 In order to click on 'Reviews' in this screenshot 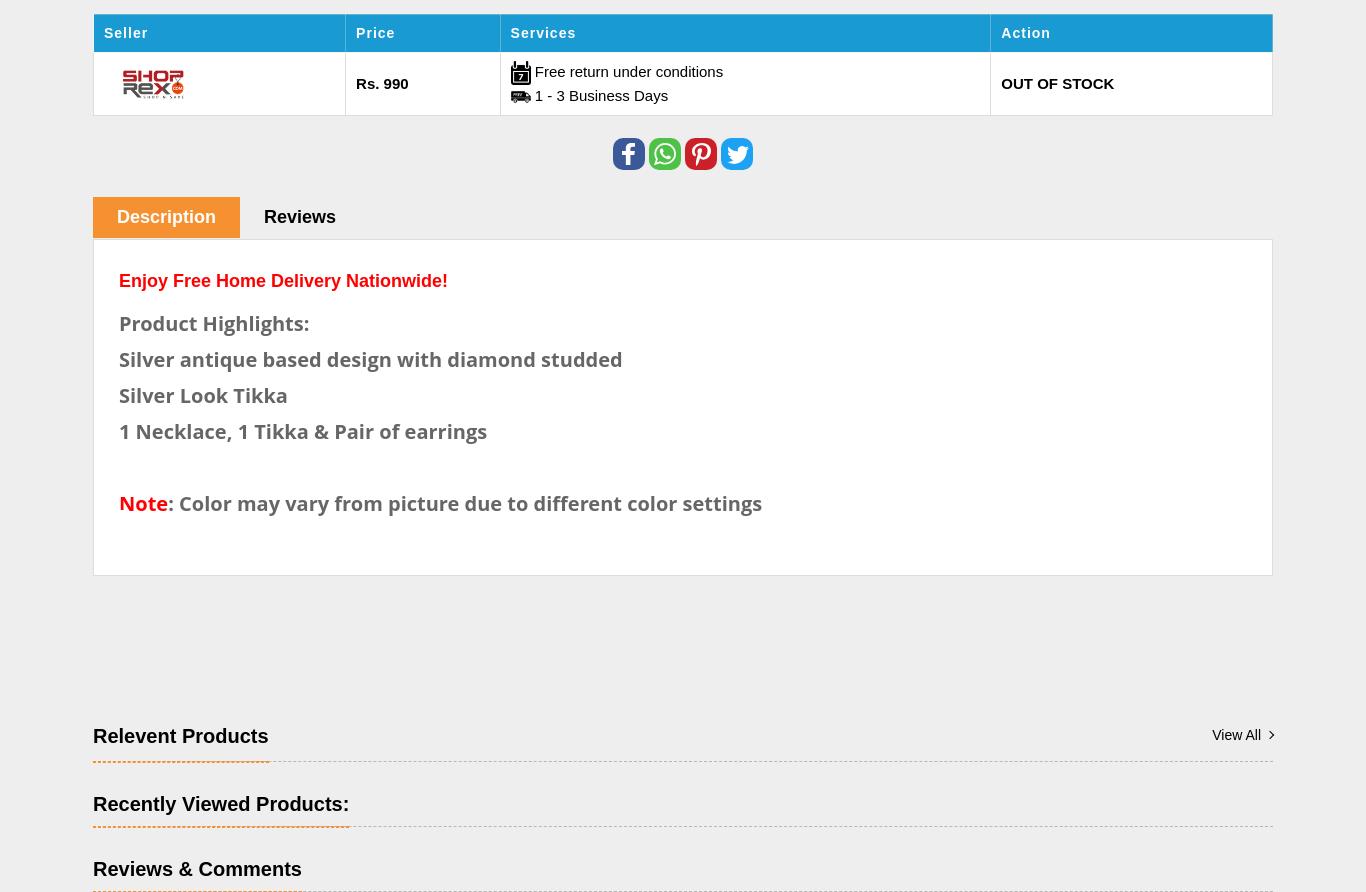, I will do `click(299, 216)`.